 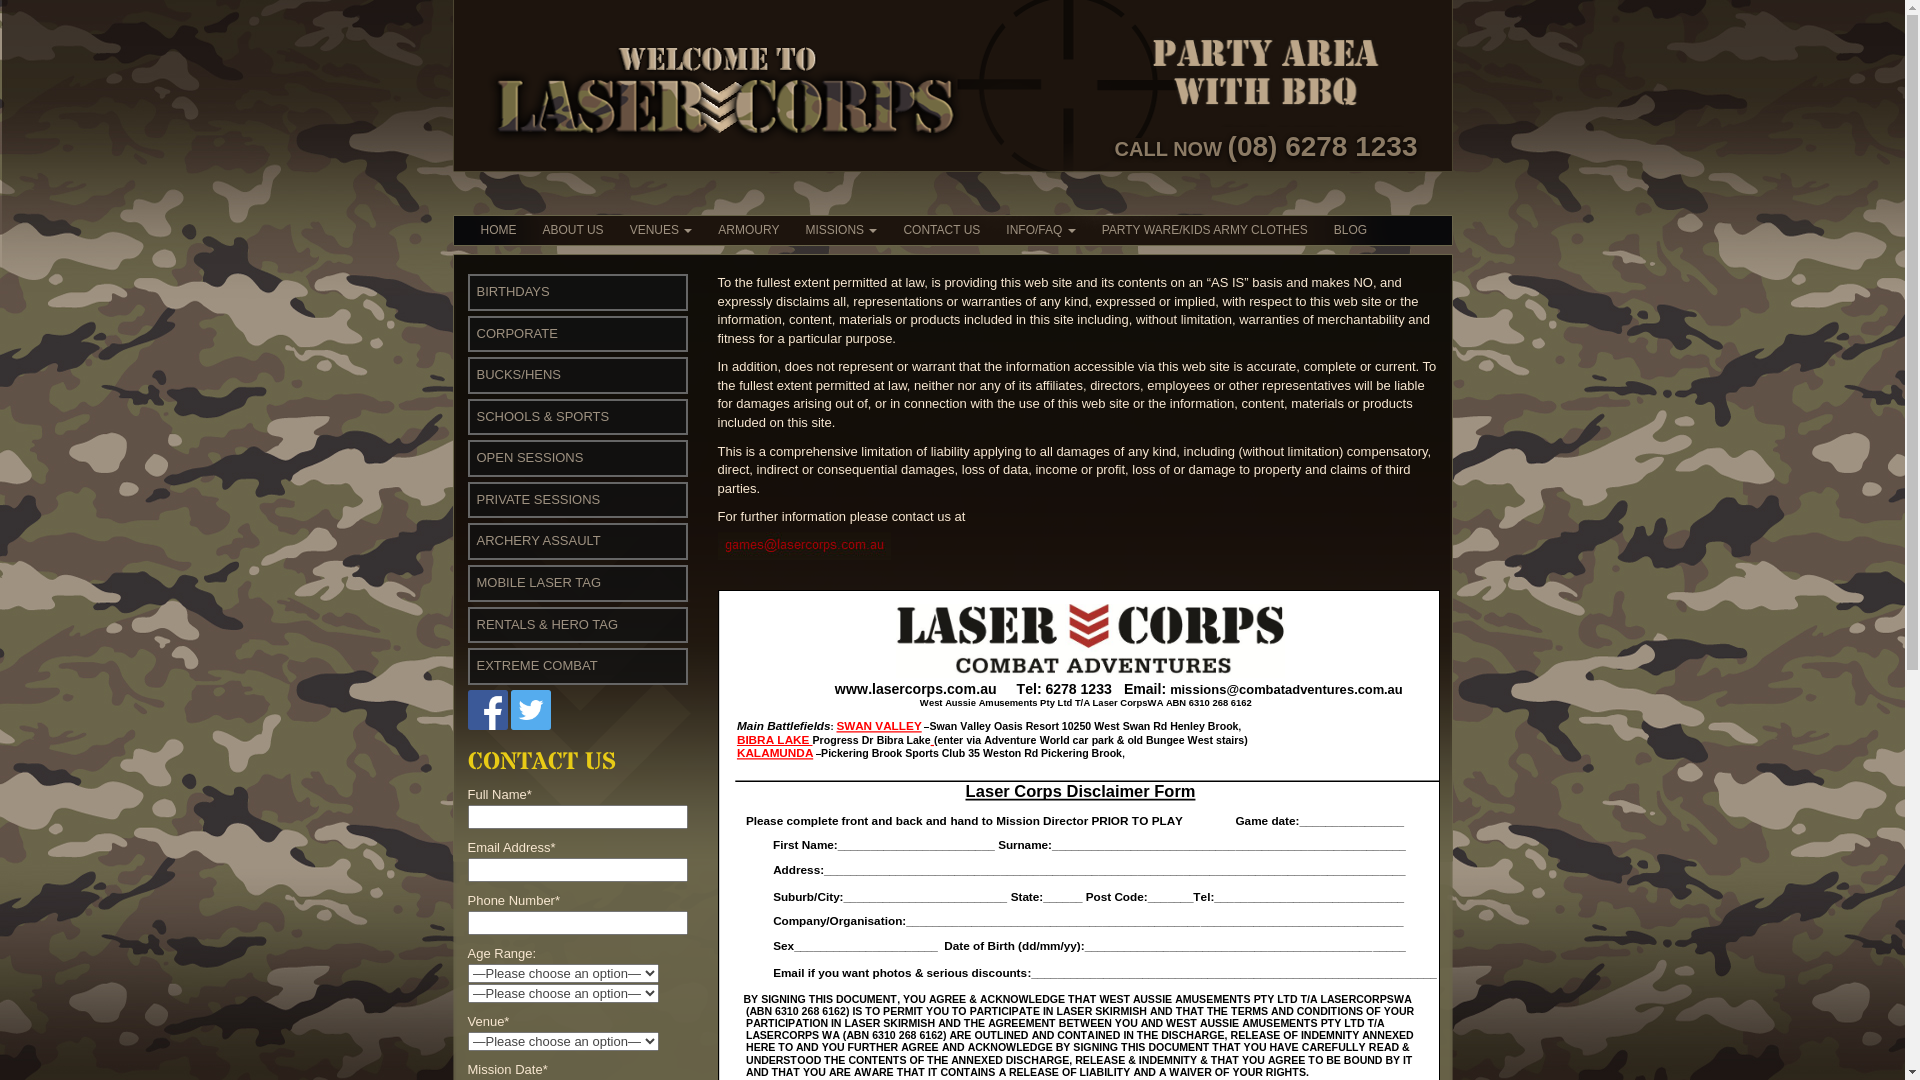 What do you see at coordinates (538, 582) in the screenshot?
I see `'MOBILE LASER TAG'` at bounding box center [538, 582].